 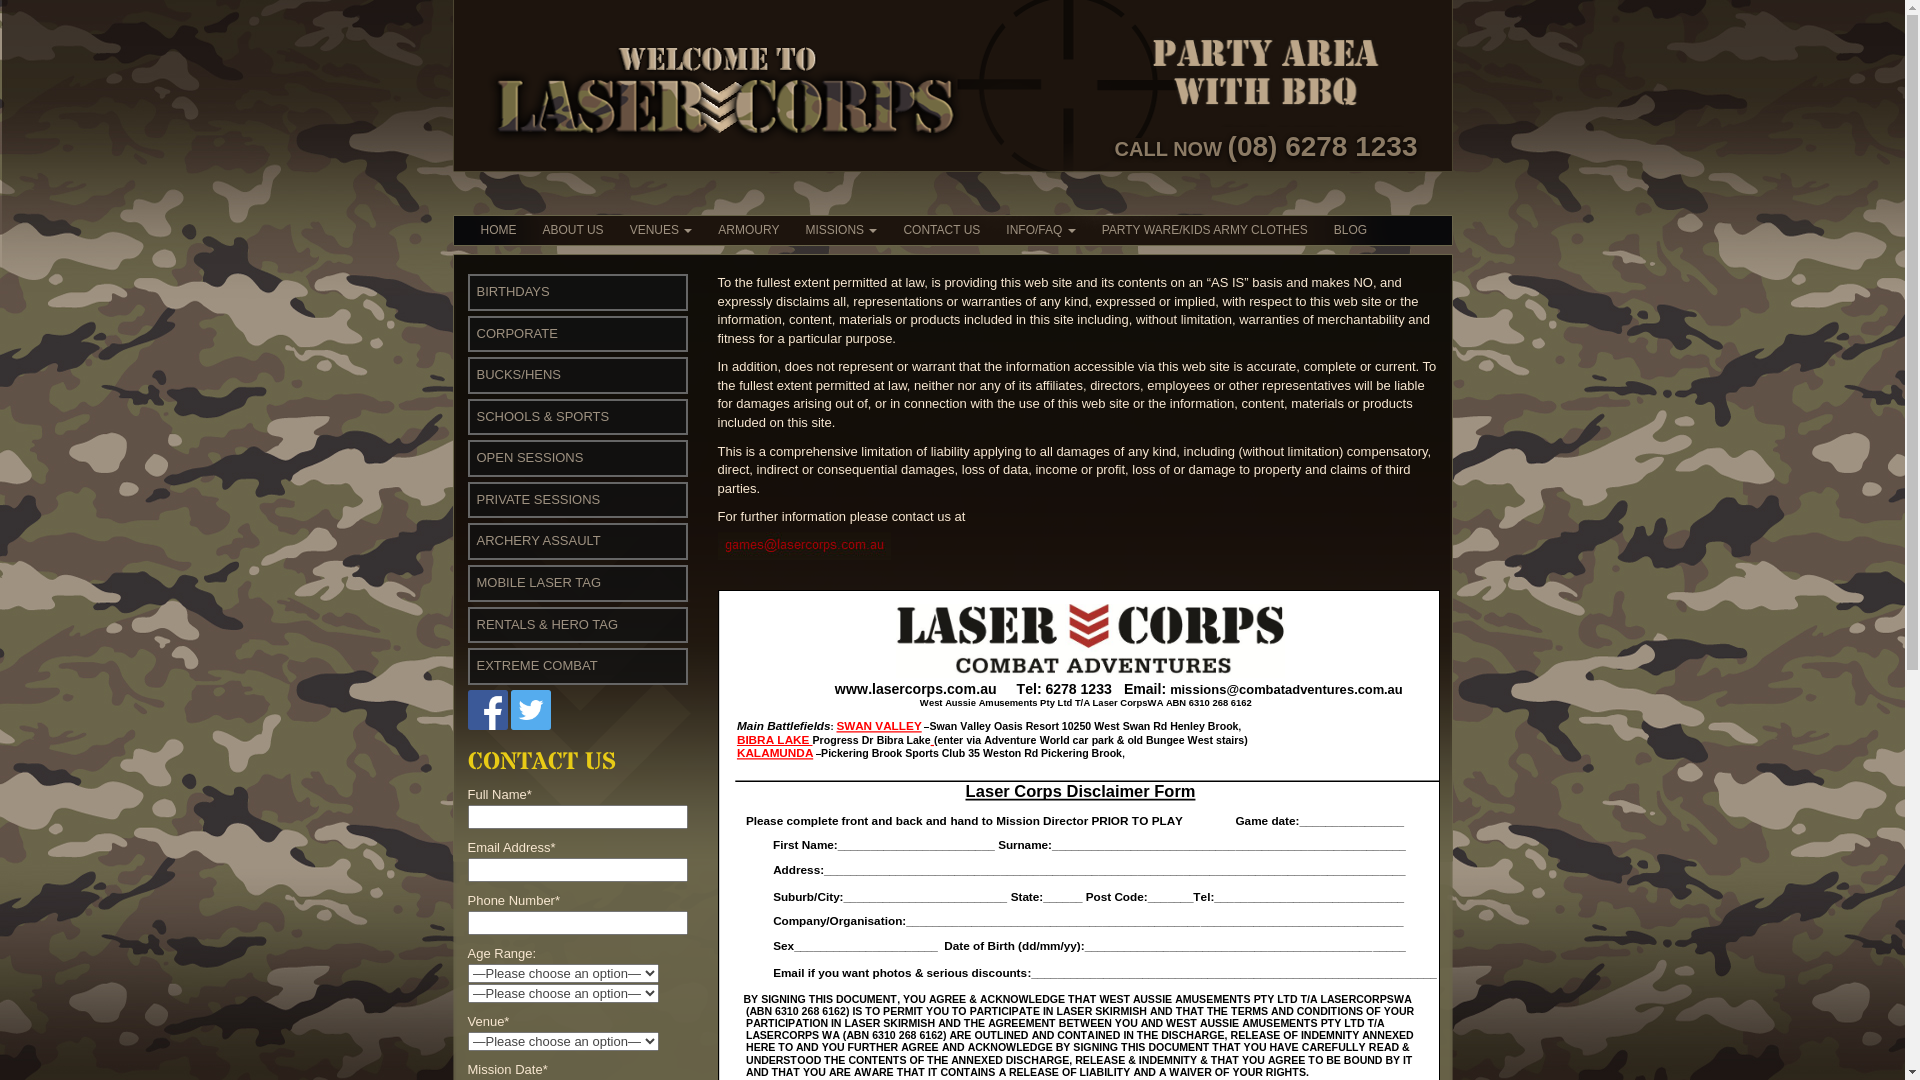 What do you see at coordinates (538, 582) in the screenshot?
I see `'MOBILE LASER TAG'` at bounding box center [538, 582].